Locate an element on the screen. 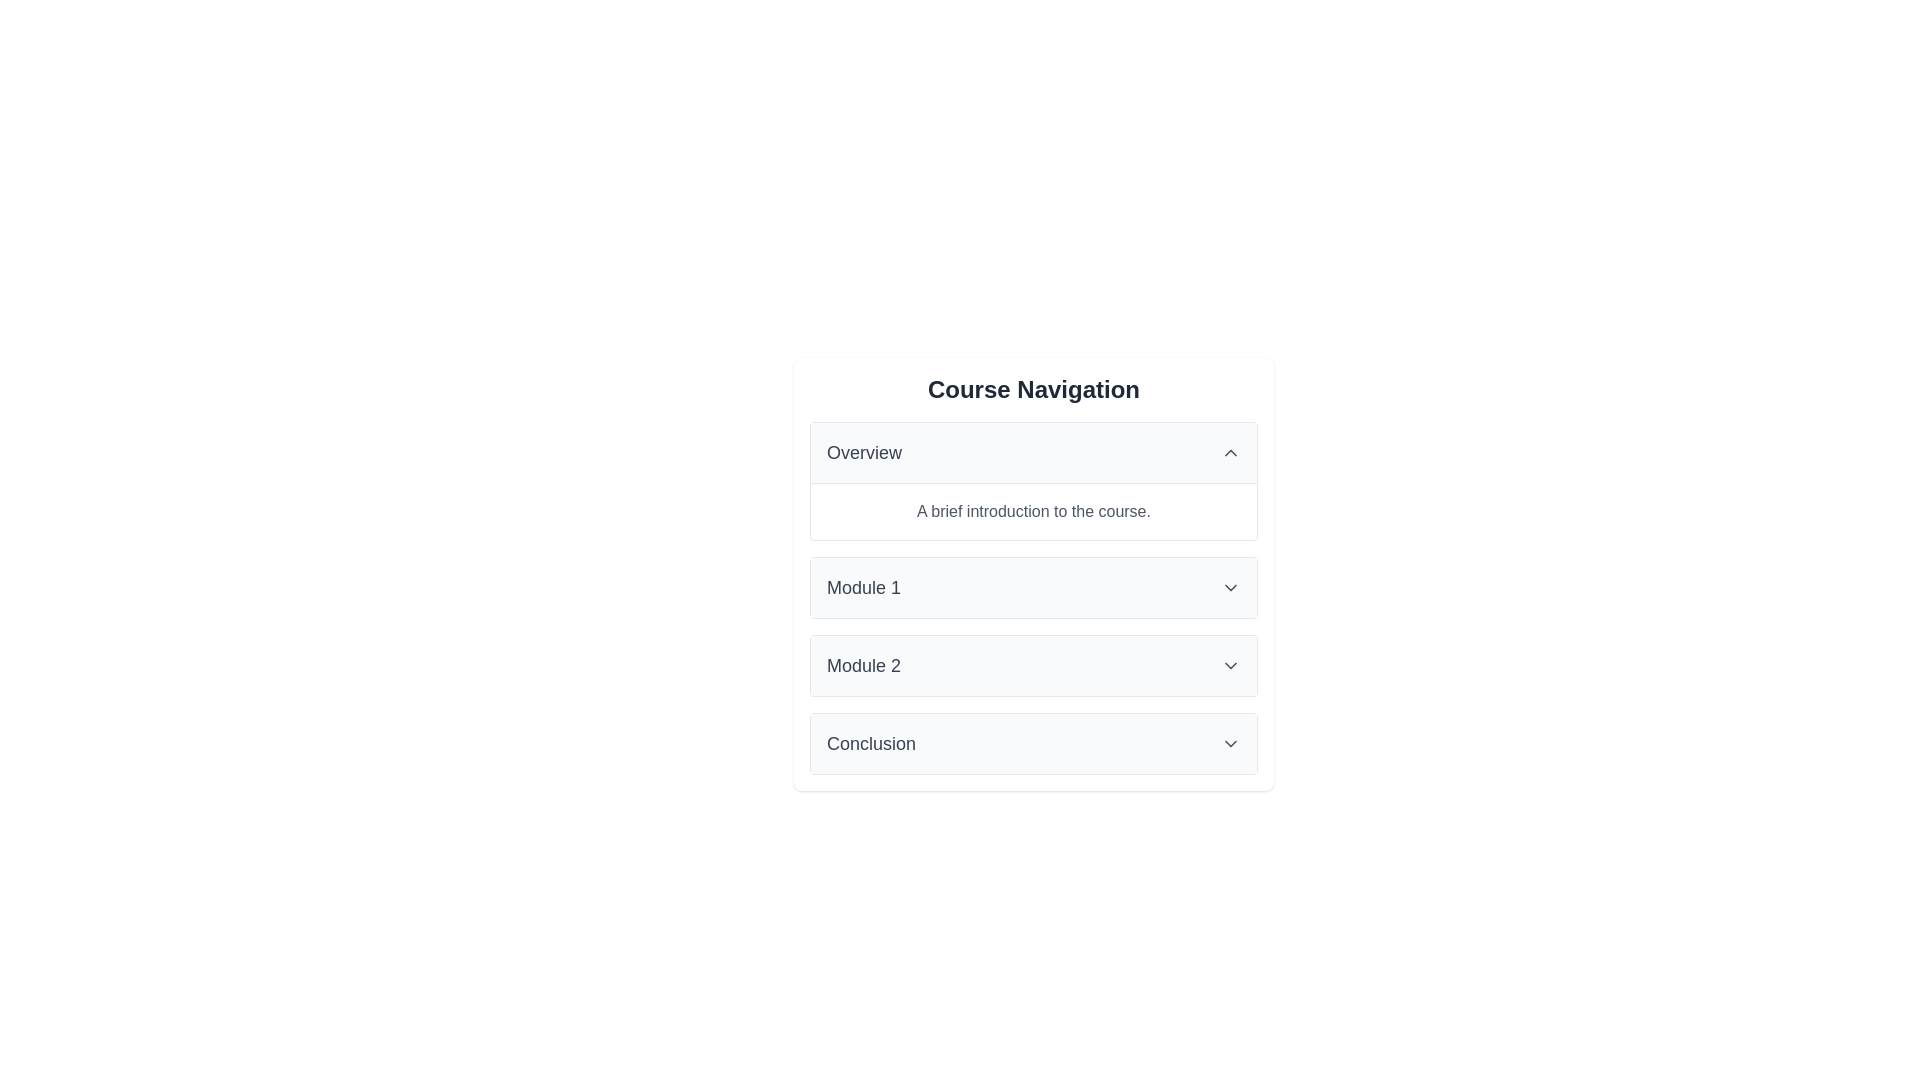  the downward chevron SVG icon located in the 'Conclusion' section of the navigation menu is located at coordinates (1229, 744).